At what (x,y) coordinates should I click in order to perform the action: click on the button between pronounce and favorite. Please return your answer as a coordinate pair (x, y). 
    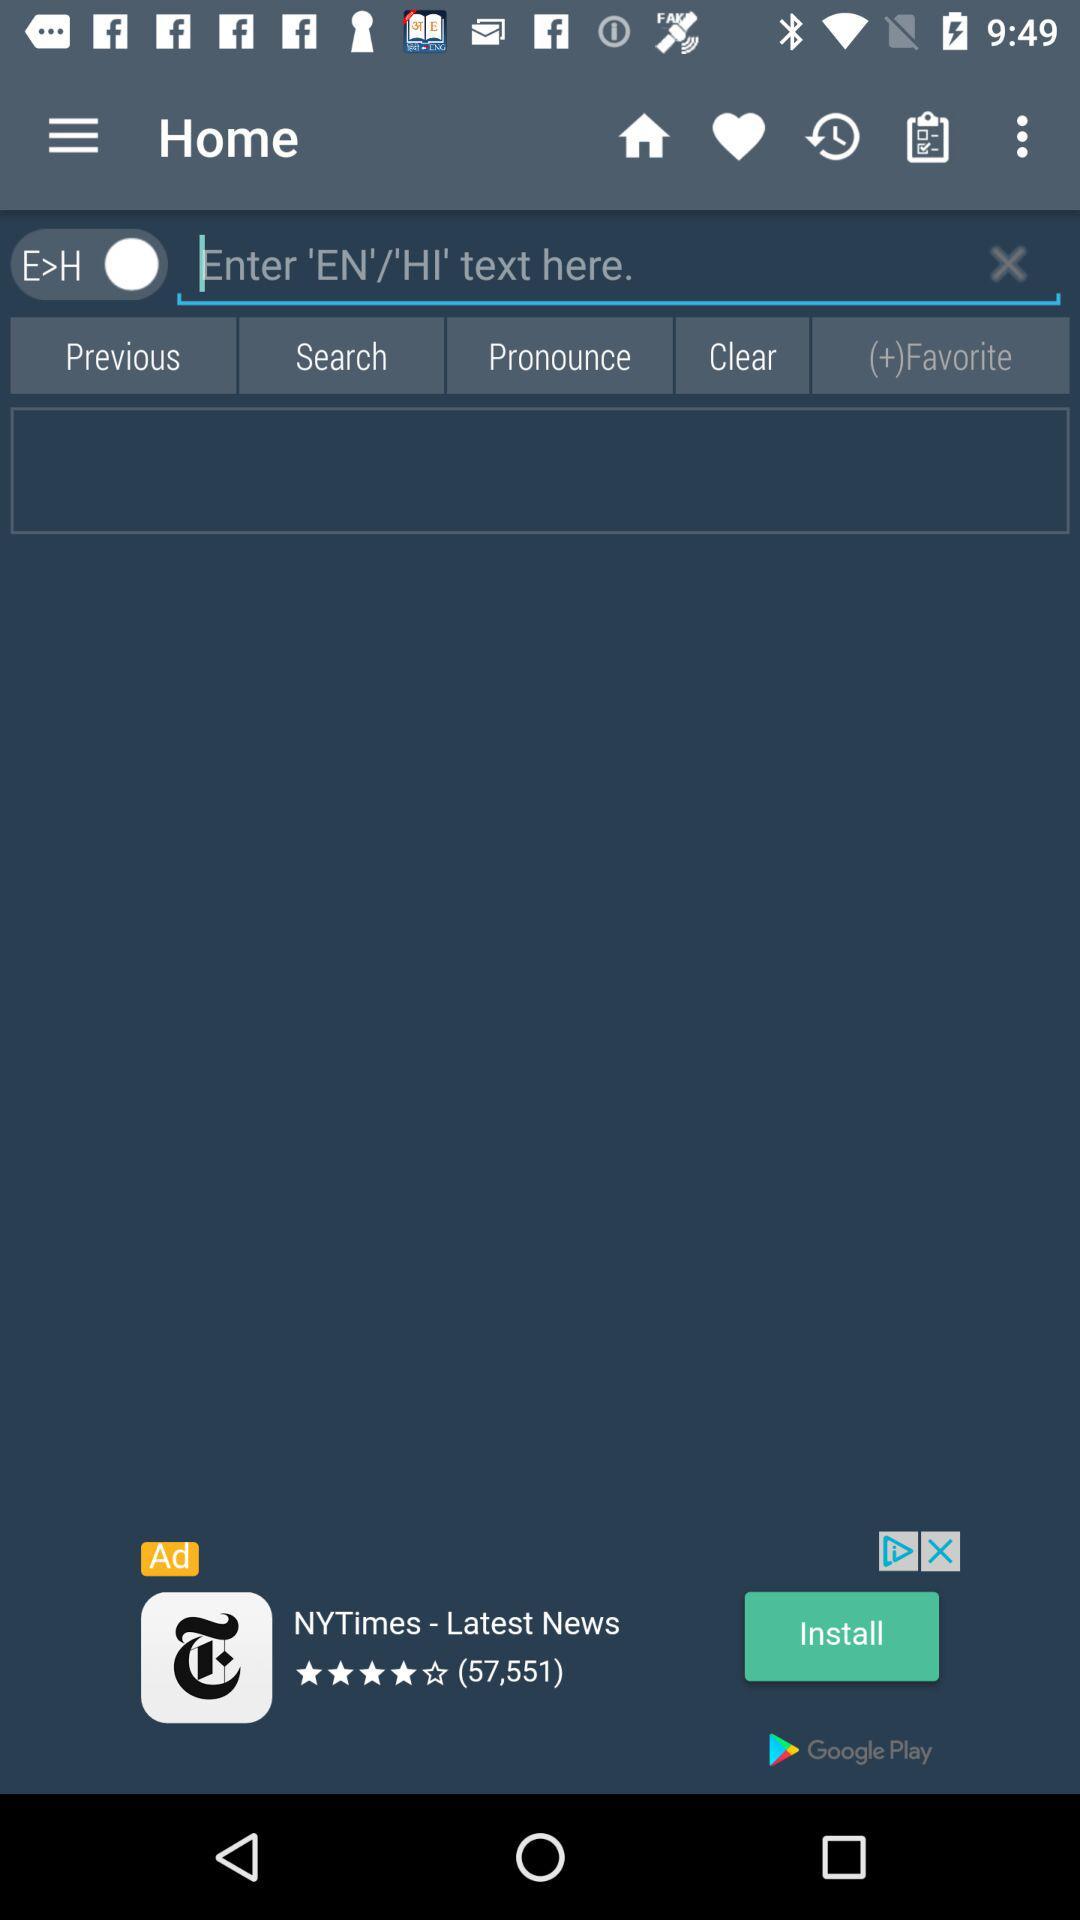
    Looking at the image, I should click on (742, 355).